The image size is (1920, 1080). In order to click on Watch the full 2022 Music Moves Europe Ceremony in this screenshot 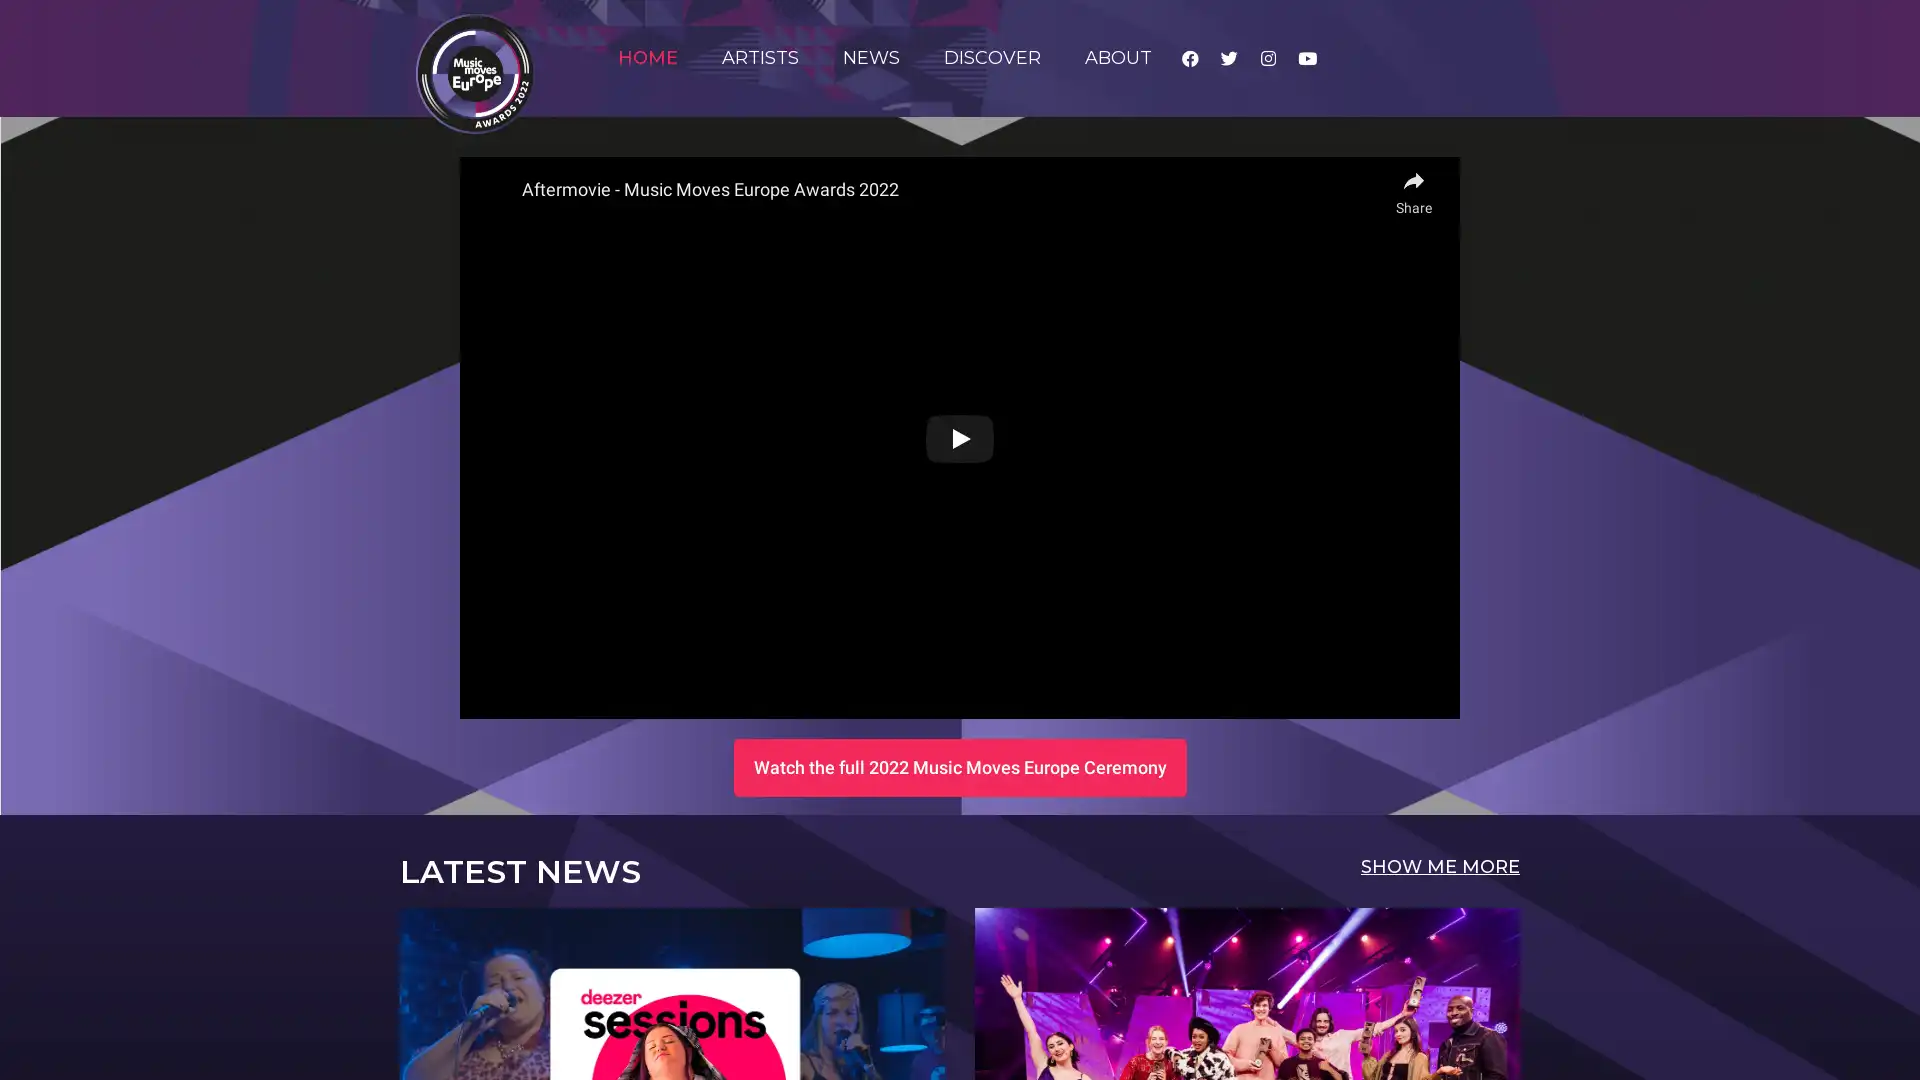, I will do `click(958, 766)`.